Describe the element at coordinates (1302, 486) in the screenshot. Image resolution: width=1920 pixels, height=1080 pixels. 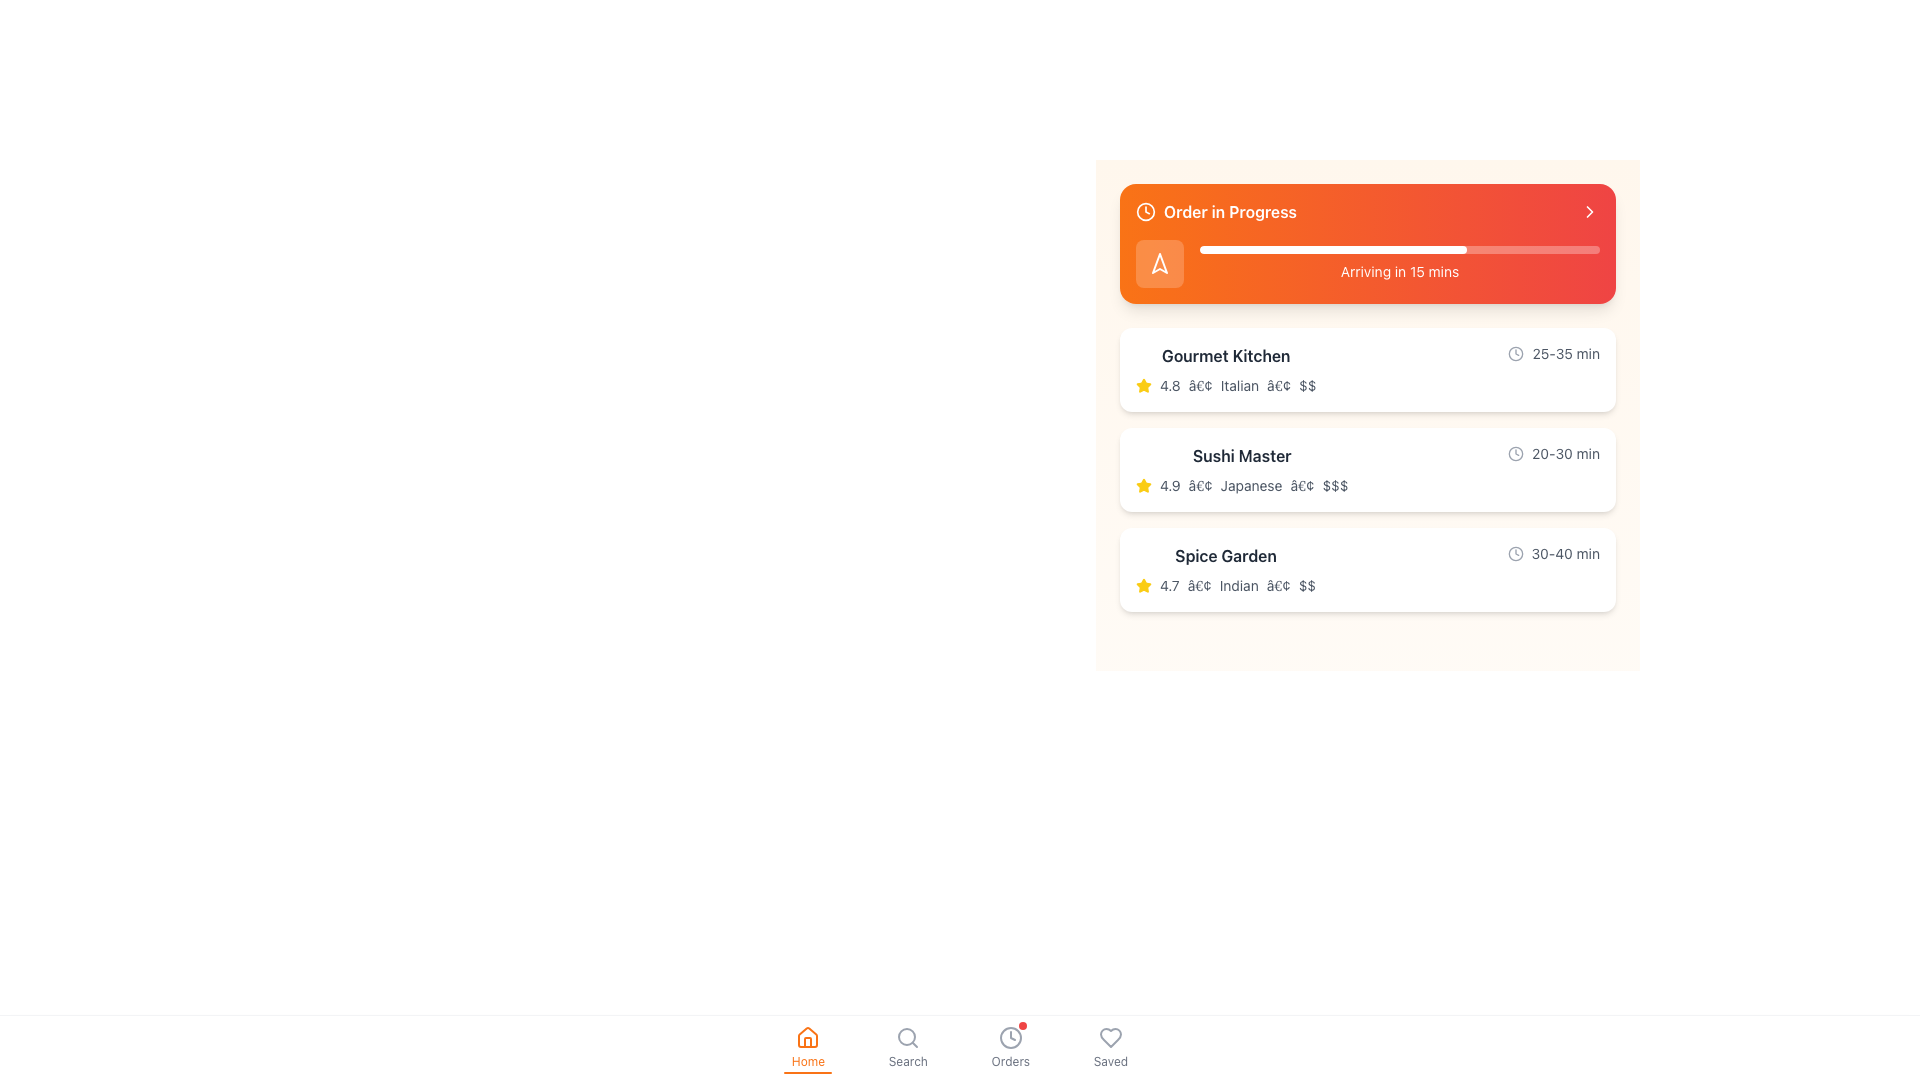
I see `the decorative separator text symbol located in the second entry of the restaurant list, positioned between 'Japanese' and '$$$', to visually segment the data for better readability` at that location.